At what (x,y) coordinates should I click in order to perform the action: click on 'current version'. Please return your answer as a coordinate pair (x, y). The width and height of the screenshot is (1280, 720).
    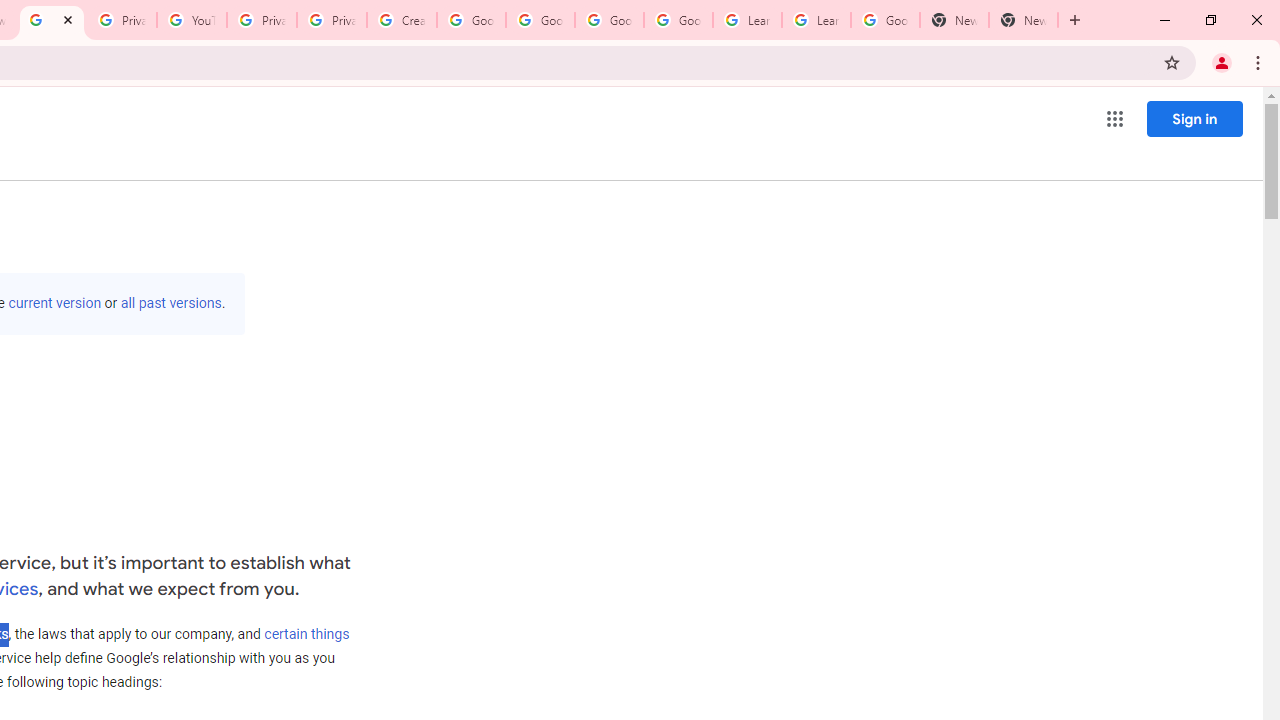
    Looking at the image, I should click on (55, 303).